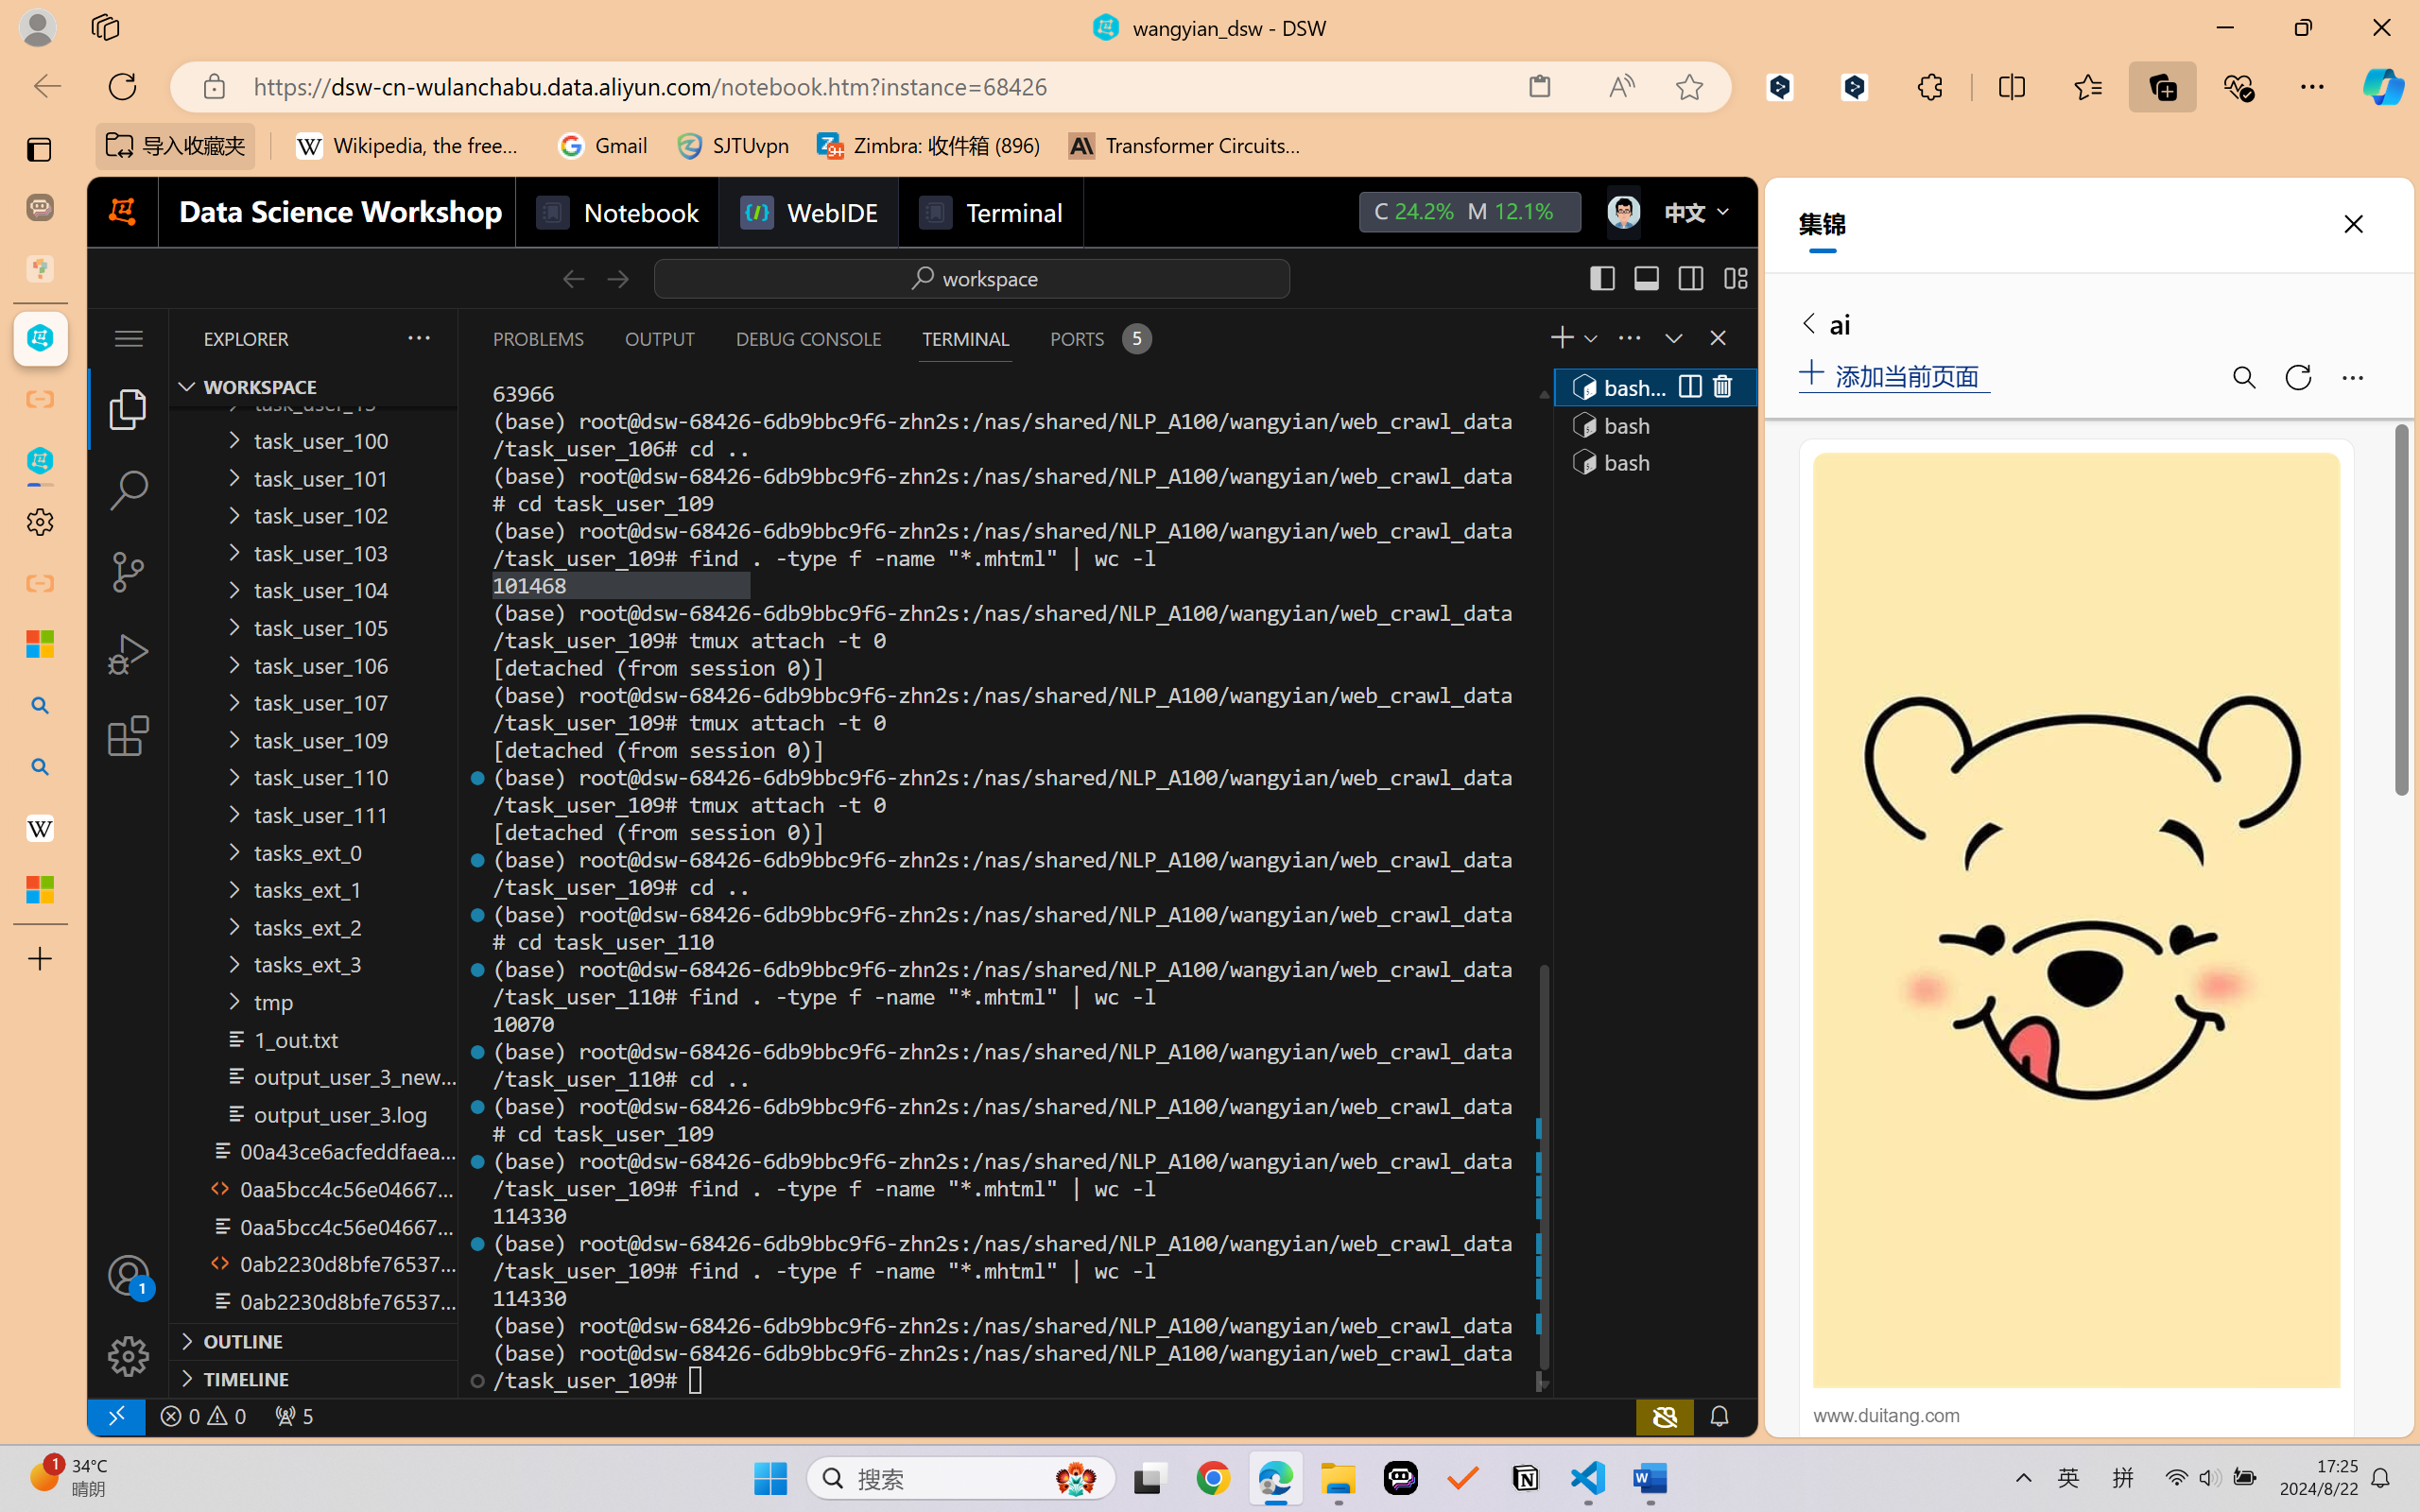  What do you see at coordinates (1184, 145) in the screenshot?
I see `'Transformer Circuits Thread'` at bounding box center [1184, 145].